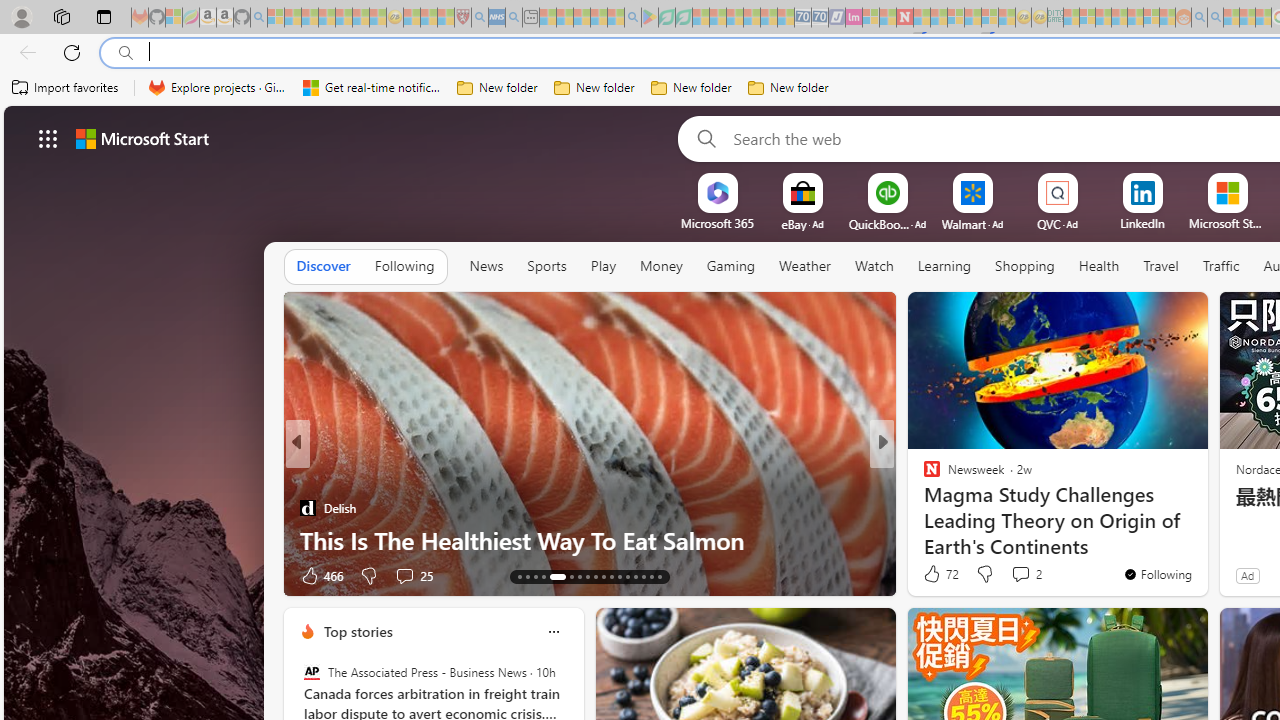 The width and height of the screenshot is (1280, 720). What do you see at coordinates (650, 17) in the screenshot?
I see `'Bluey: Let'` at bounding box center [650, 17].